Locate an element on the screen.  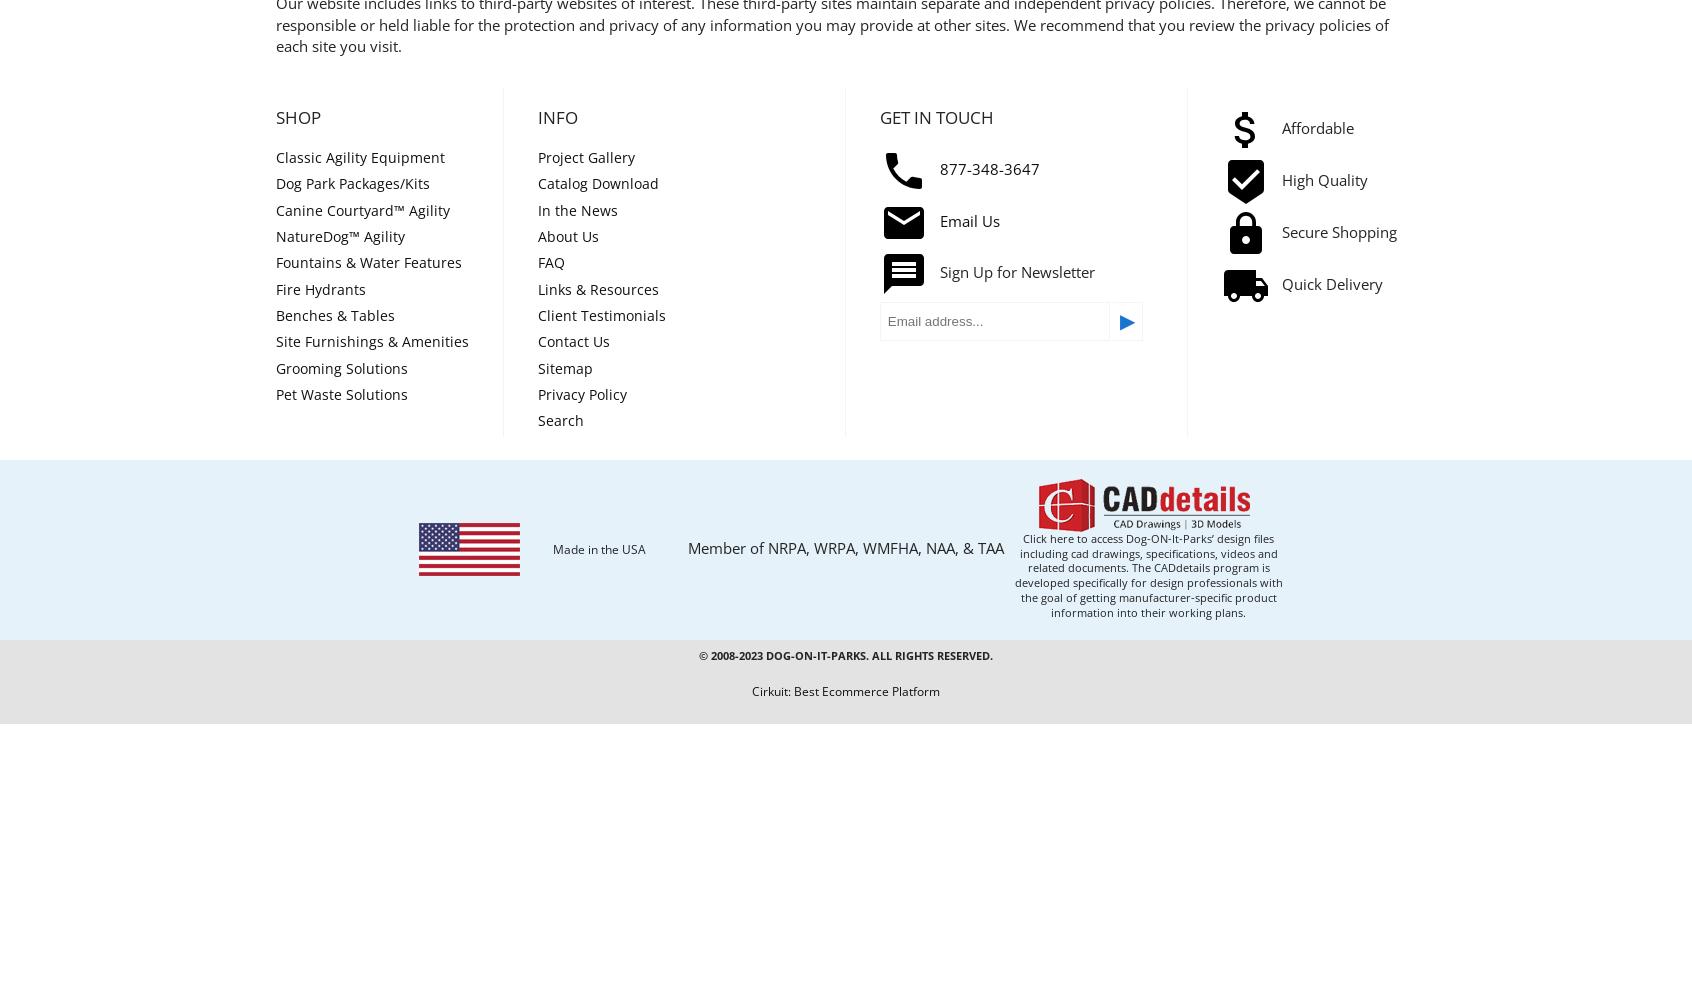
'Privacy Policy' is located at coordinates (581, 394).